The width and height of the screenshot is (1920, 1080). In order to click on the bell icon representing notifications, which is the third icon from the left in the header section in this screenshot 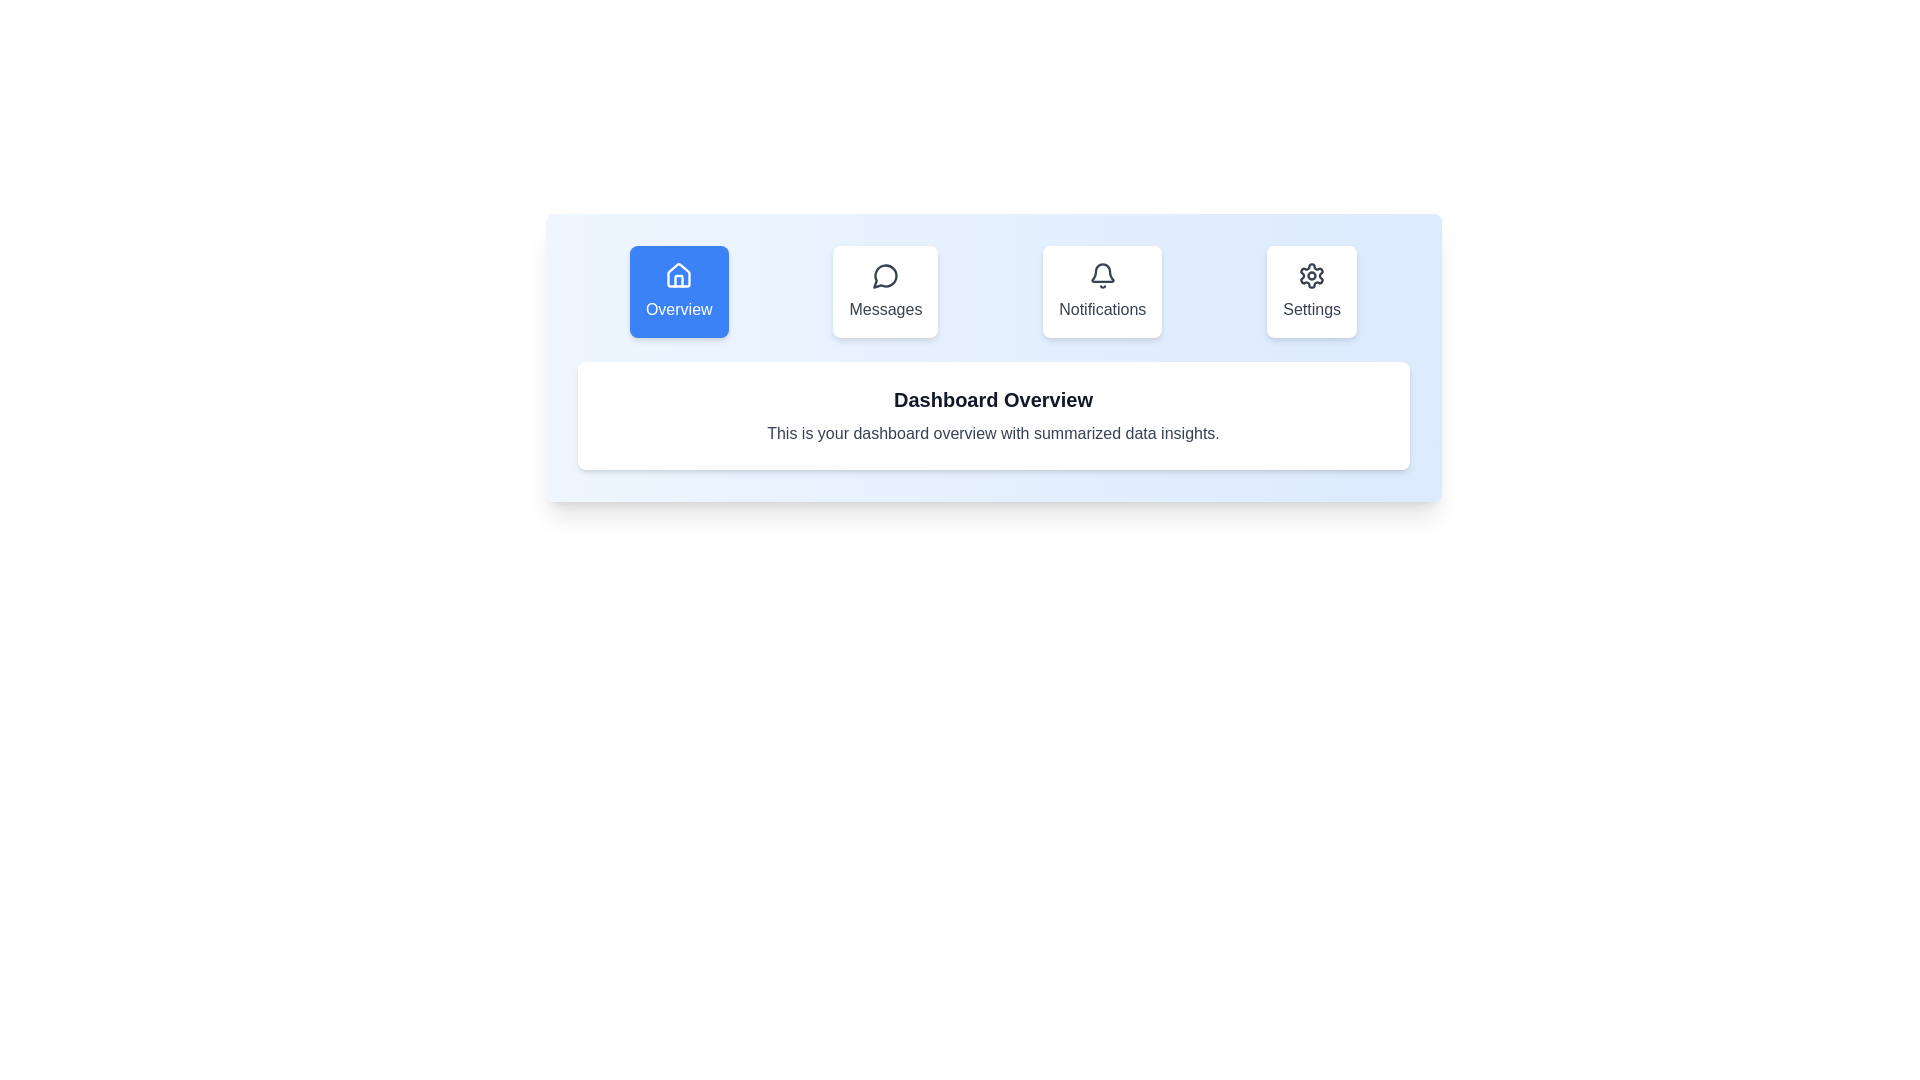, I will do `click(1101, 273)`.